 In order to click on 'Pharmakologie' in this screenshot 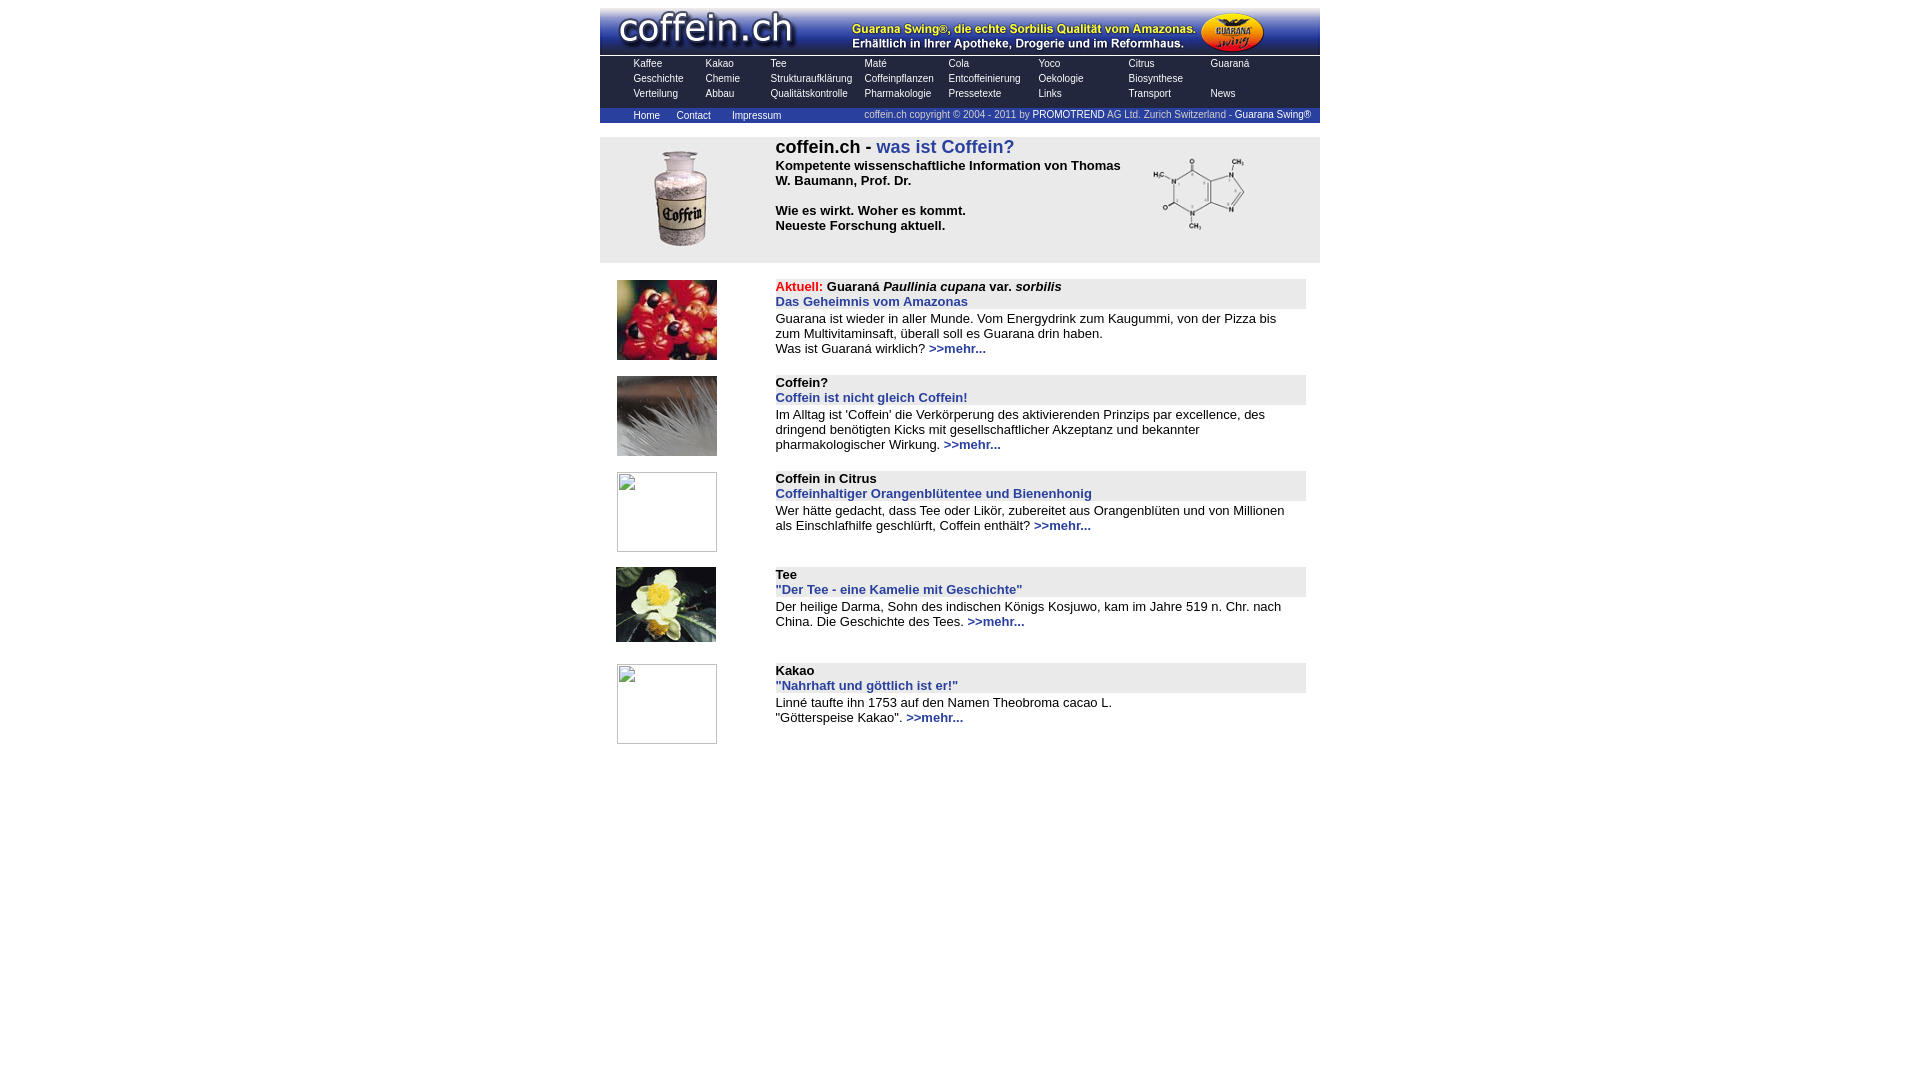, I will do `click(864, 93)`.